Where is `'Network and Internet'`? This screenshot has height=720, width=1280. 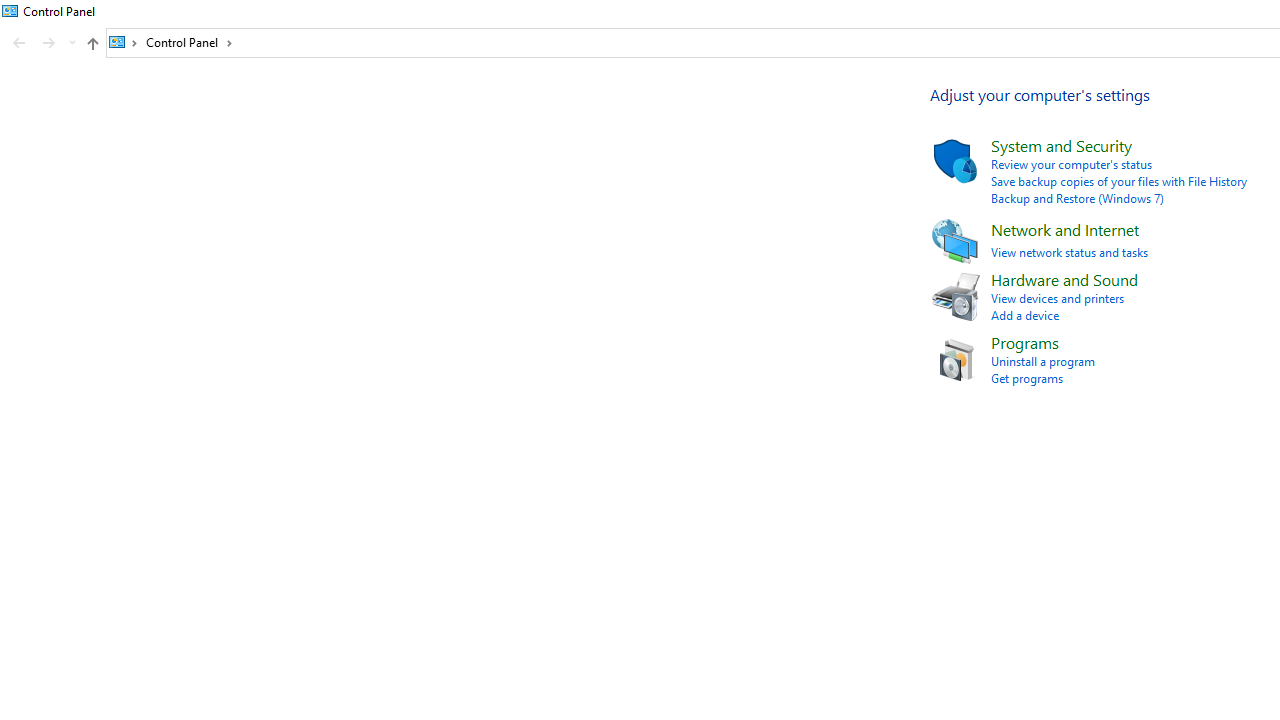
'Network and Internet' is located at coordinates (1063, 228).